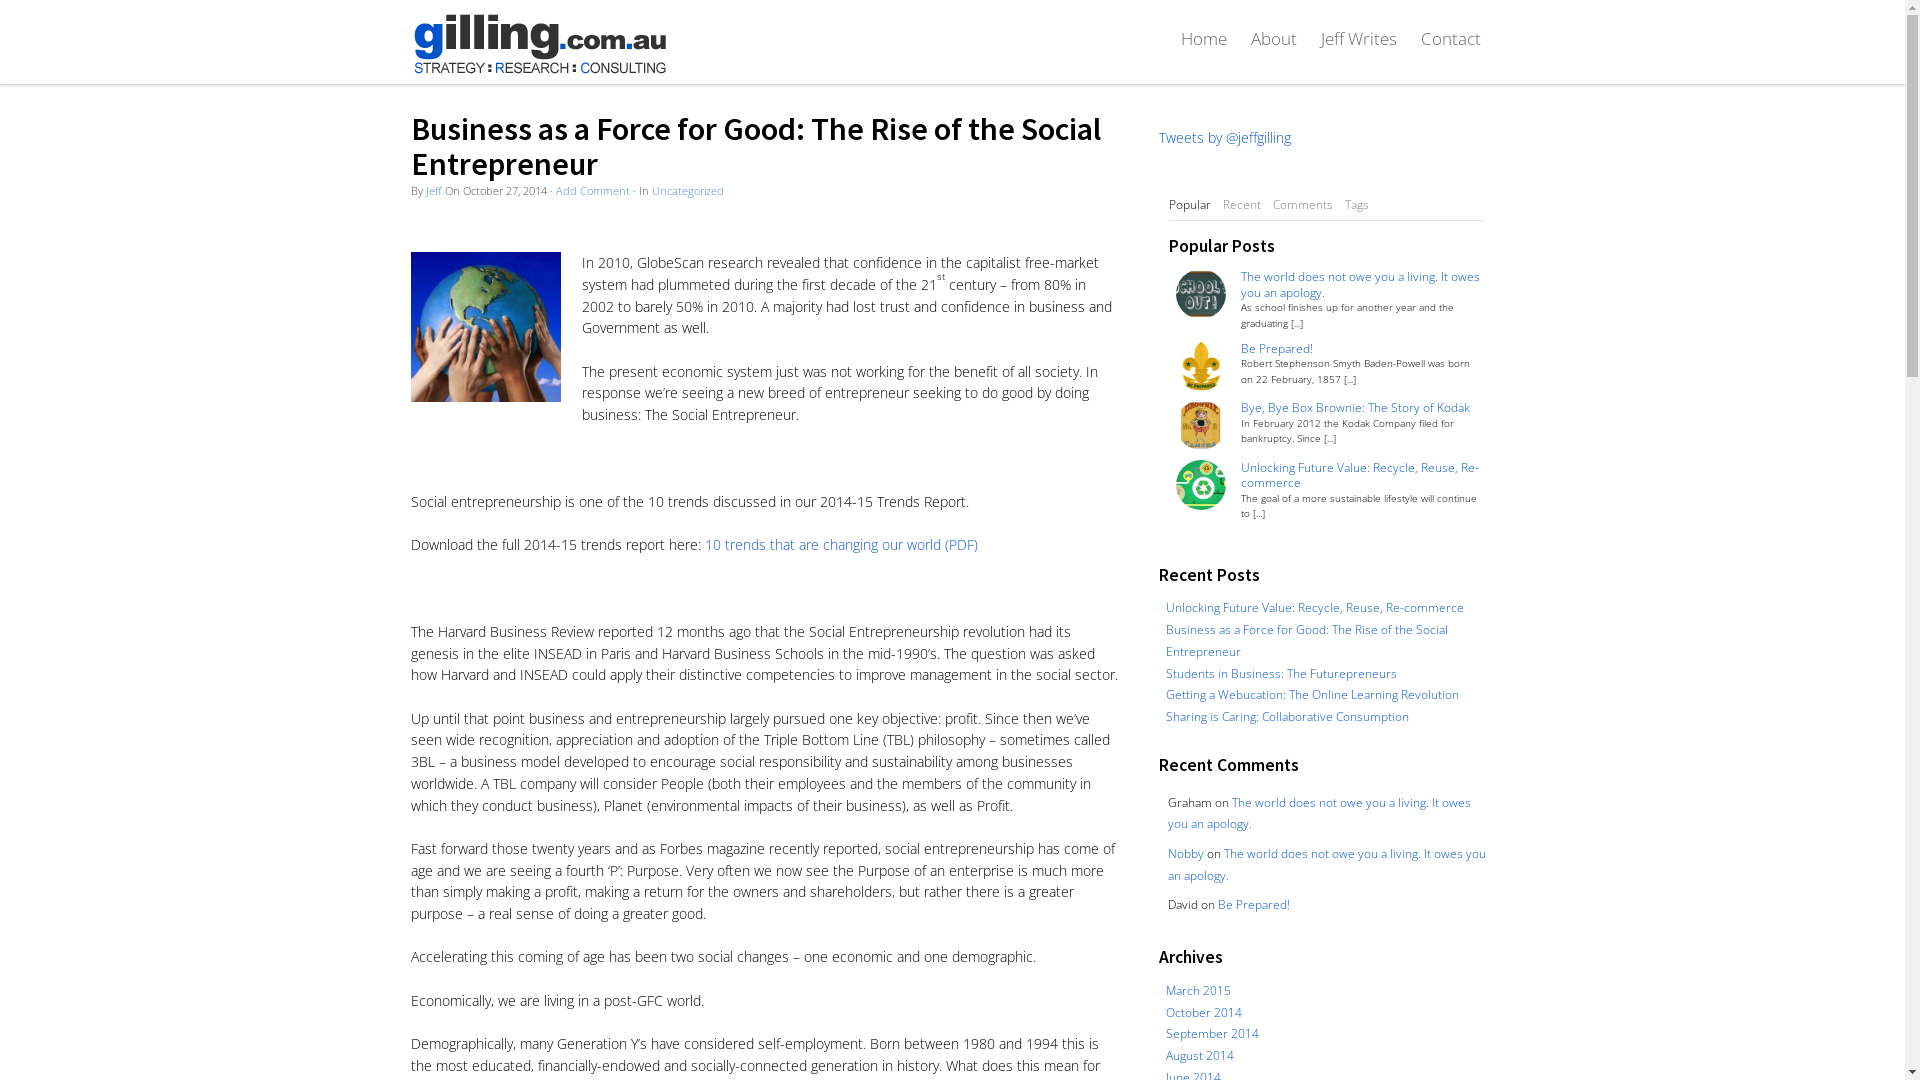 This screenshot has width=1920, height=1080. I want to click on 'Uncategorized', so click(687, 190).